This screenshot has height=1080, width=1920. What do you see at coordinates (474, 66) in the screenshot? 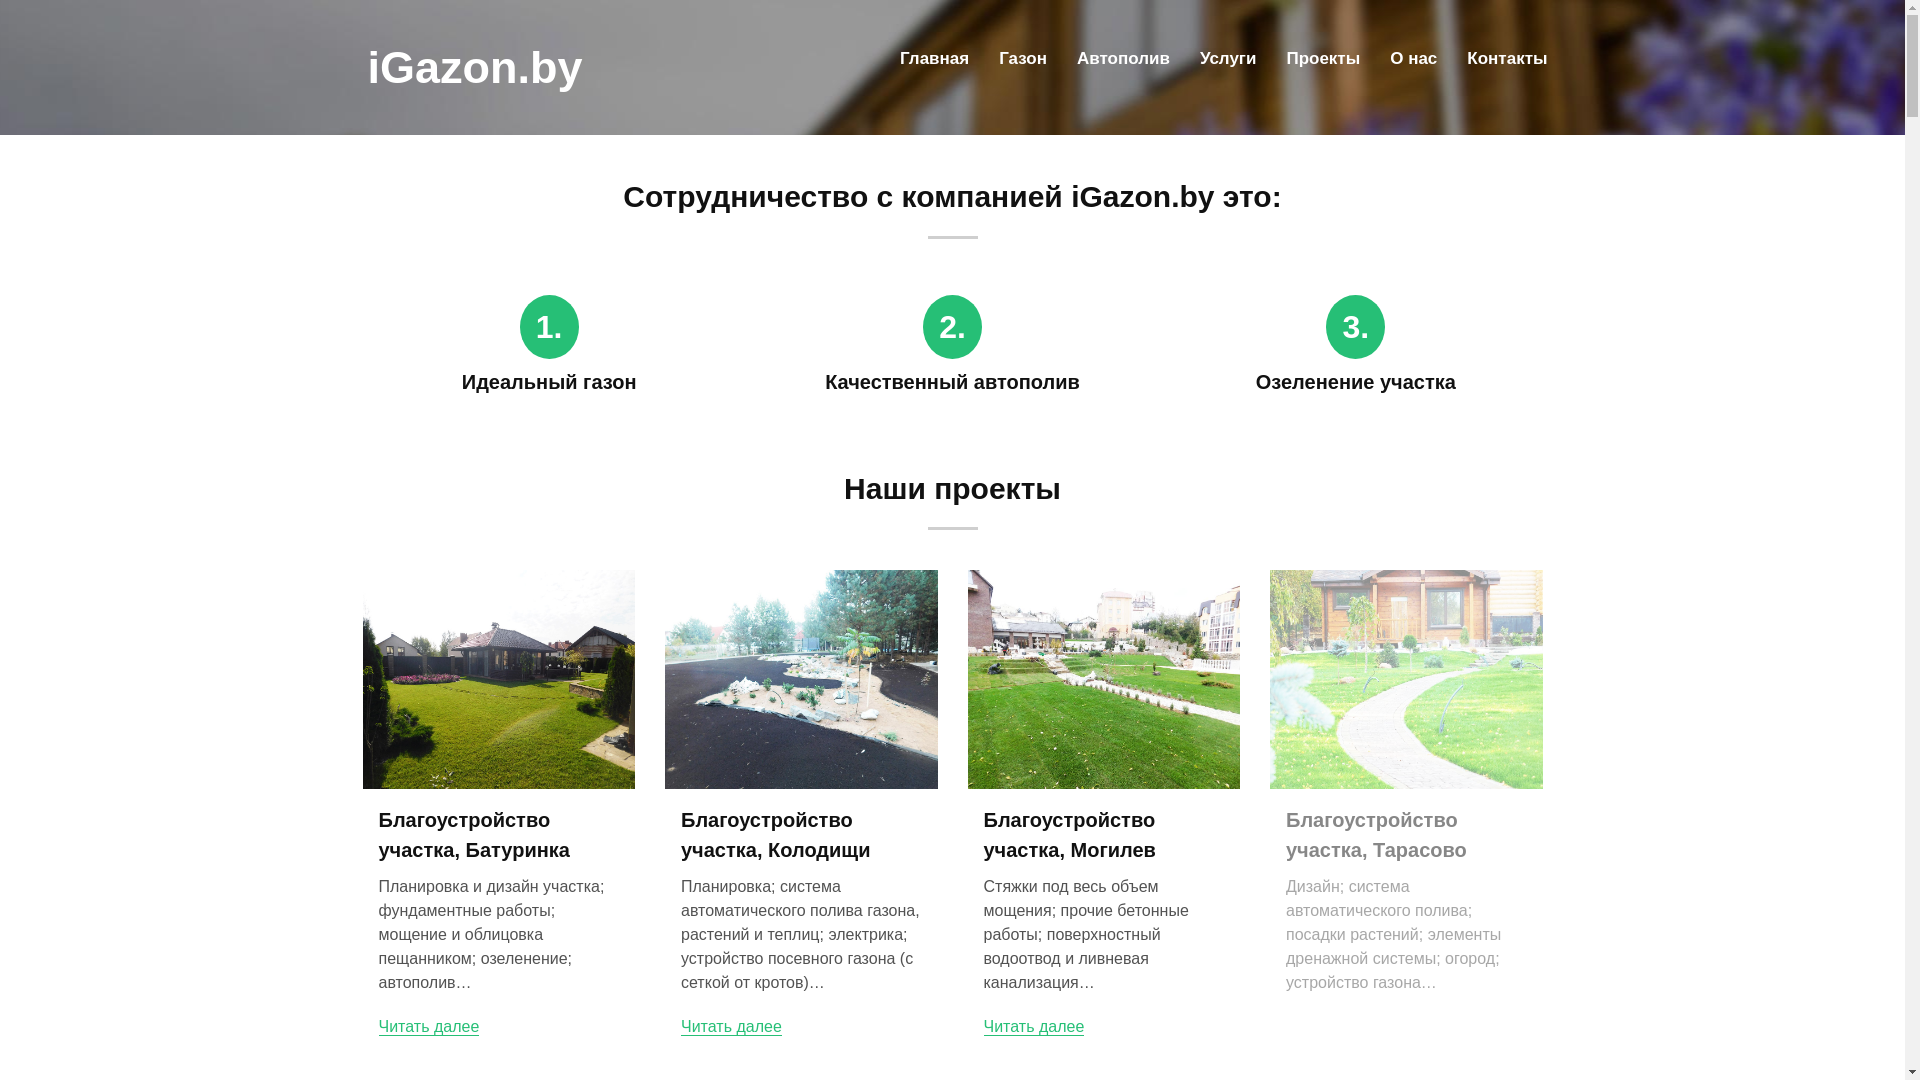
I see `'iGazon.by'` at bounding box center [474, 66].